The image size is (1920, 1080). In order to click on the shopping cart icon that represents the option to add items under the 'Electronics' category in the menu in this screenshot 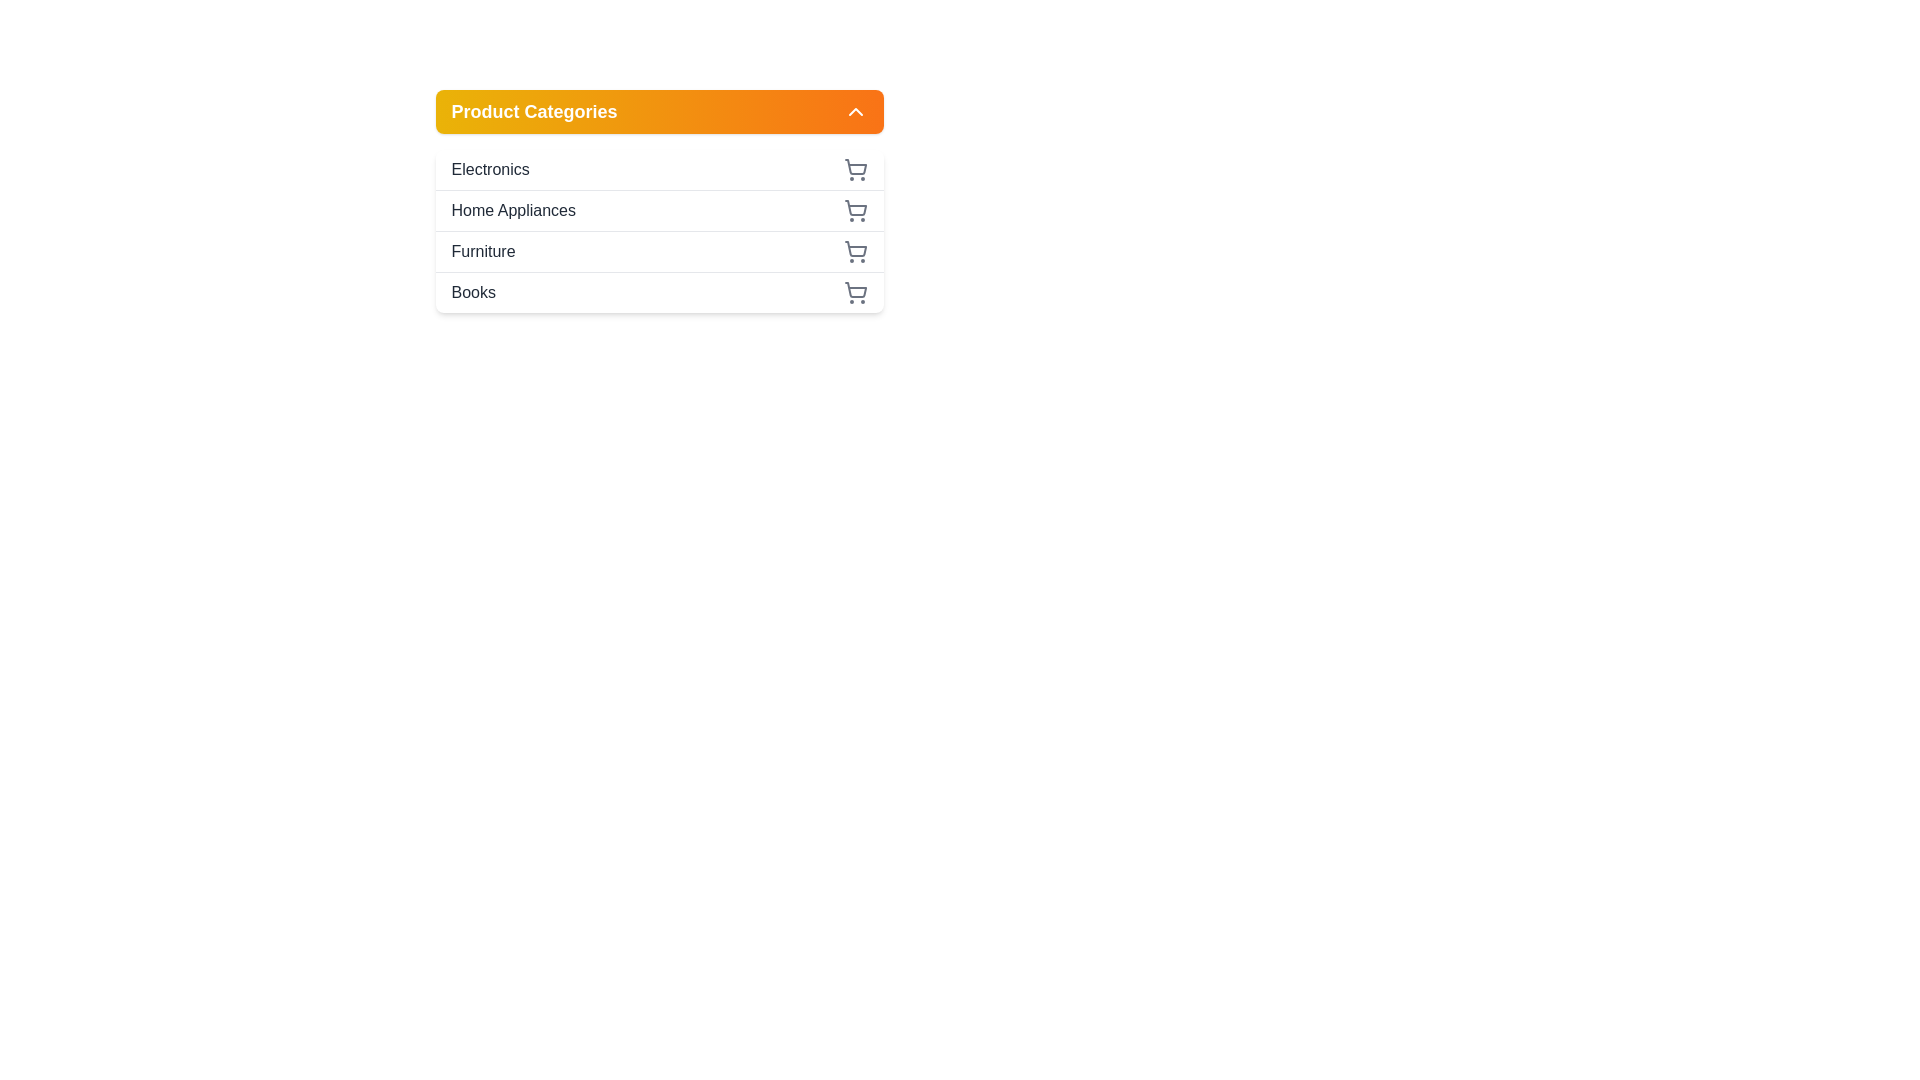, I will do `click(855, 166)`.